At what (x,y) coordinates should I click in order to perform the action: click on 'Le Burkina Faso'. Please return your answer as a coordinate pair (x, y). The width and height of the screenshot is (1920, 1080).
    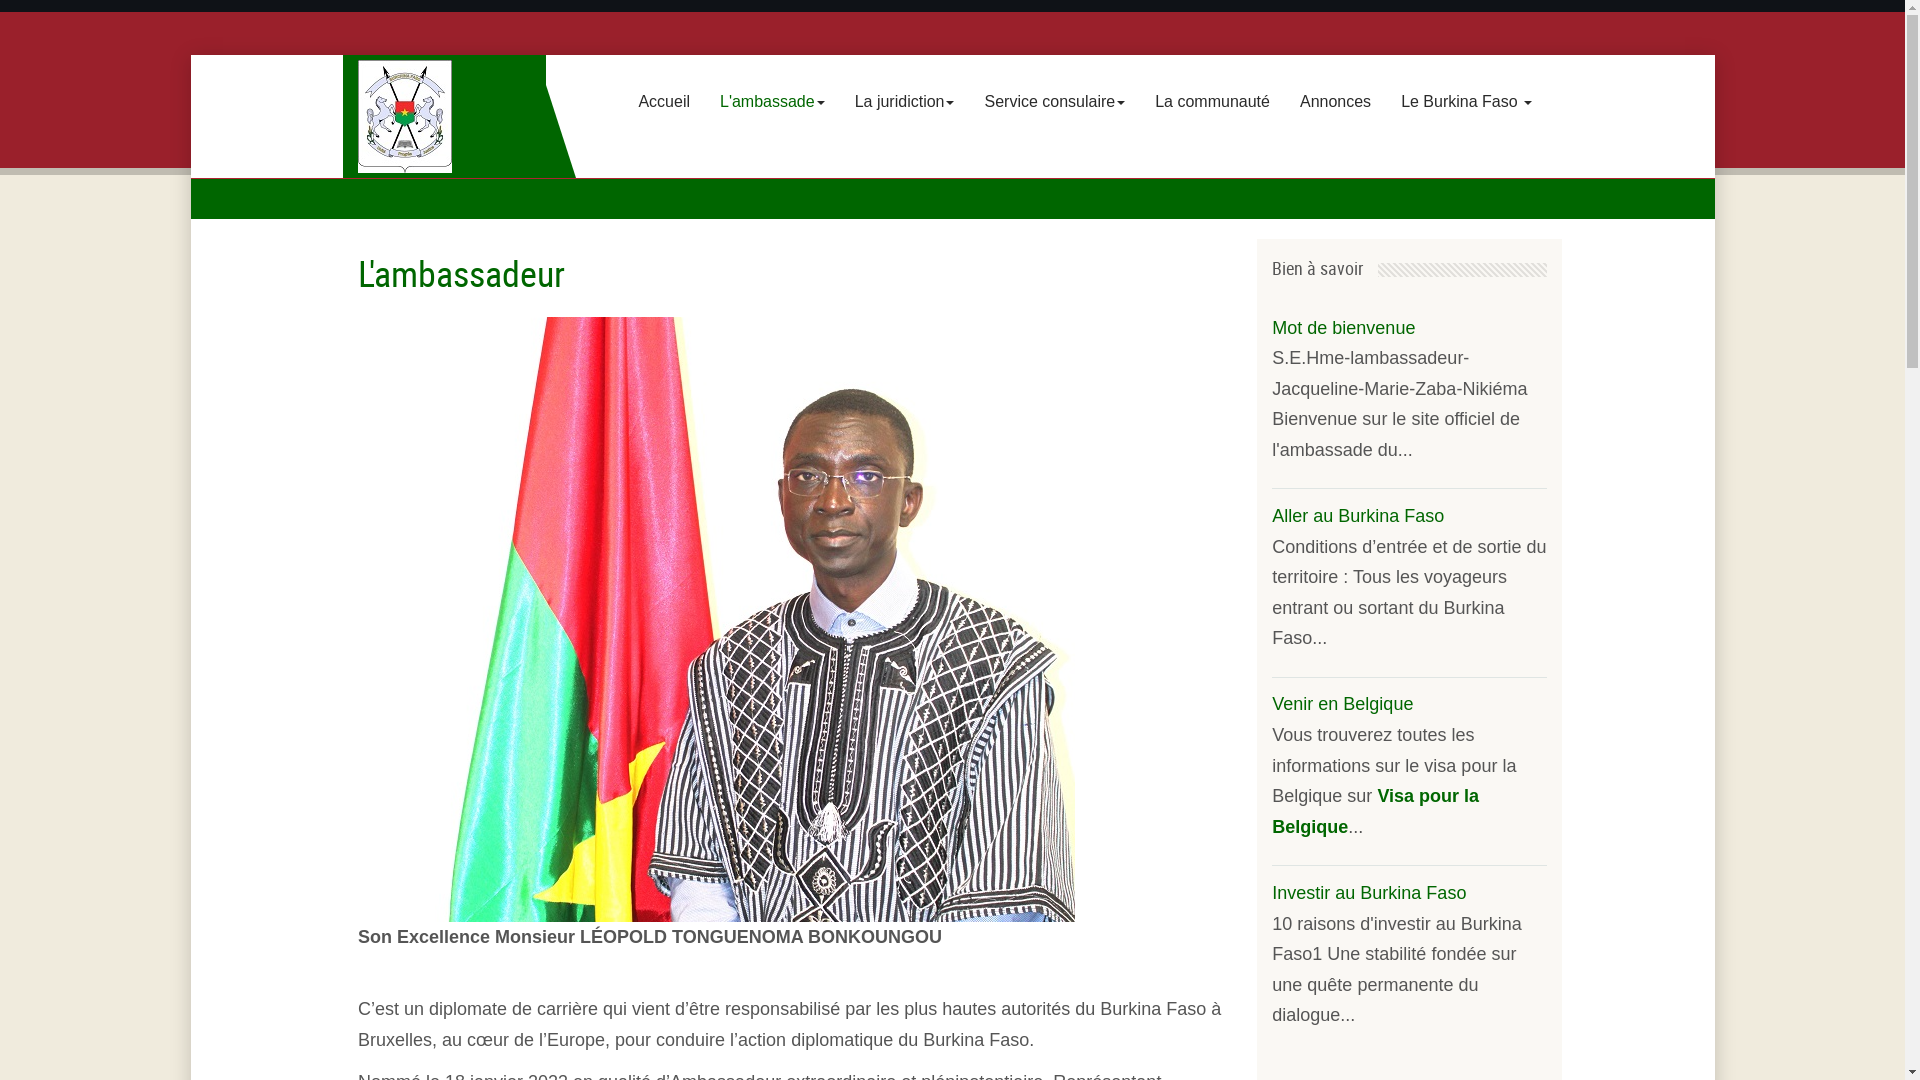
    Looking at the image, I should click on (1385, 101).